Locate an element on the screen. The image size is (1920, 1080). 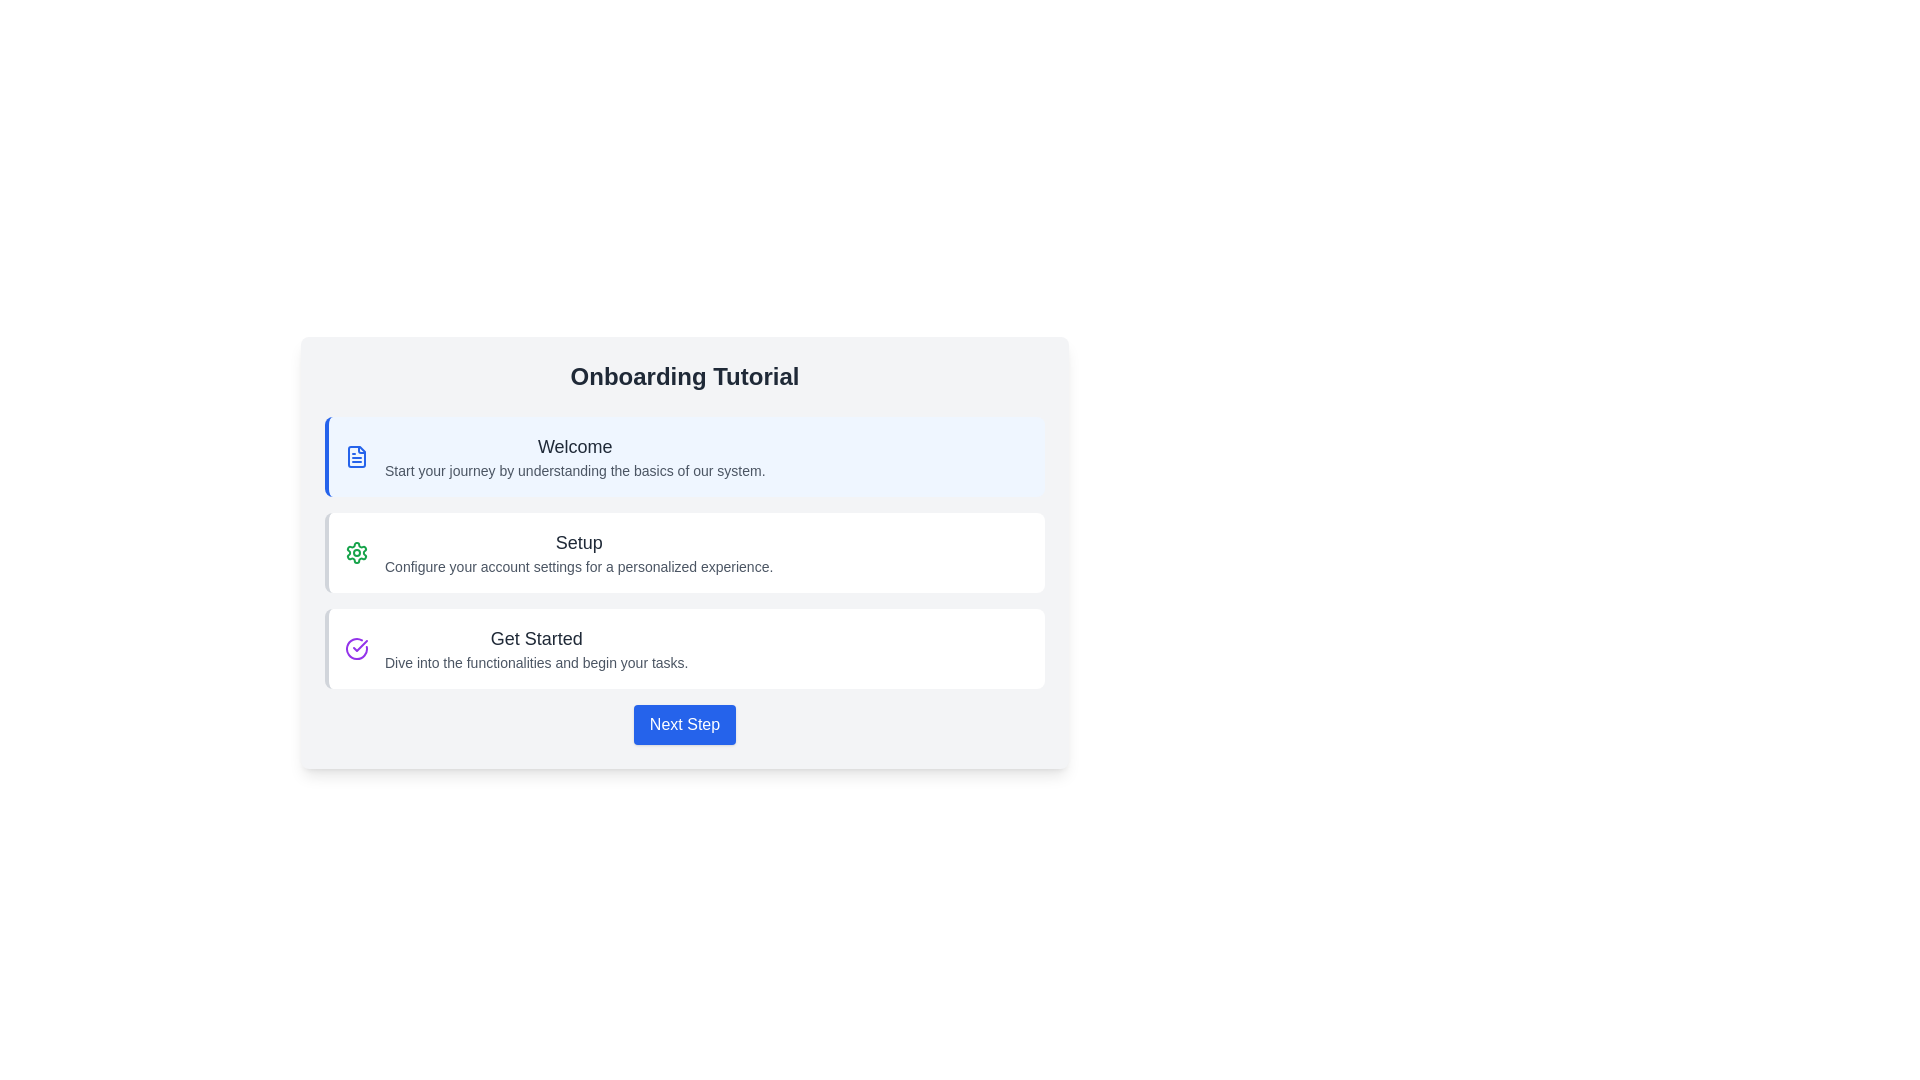
the helper text that reads 'Start your journey by understanding the basics of our system.' located below the 'Welcome' title in the 'Welcome' section is located at coordinates (574, 470).